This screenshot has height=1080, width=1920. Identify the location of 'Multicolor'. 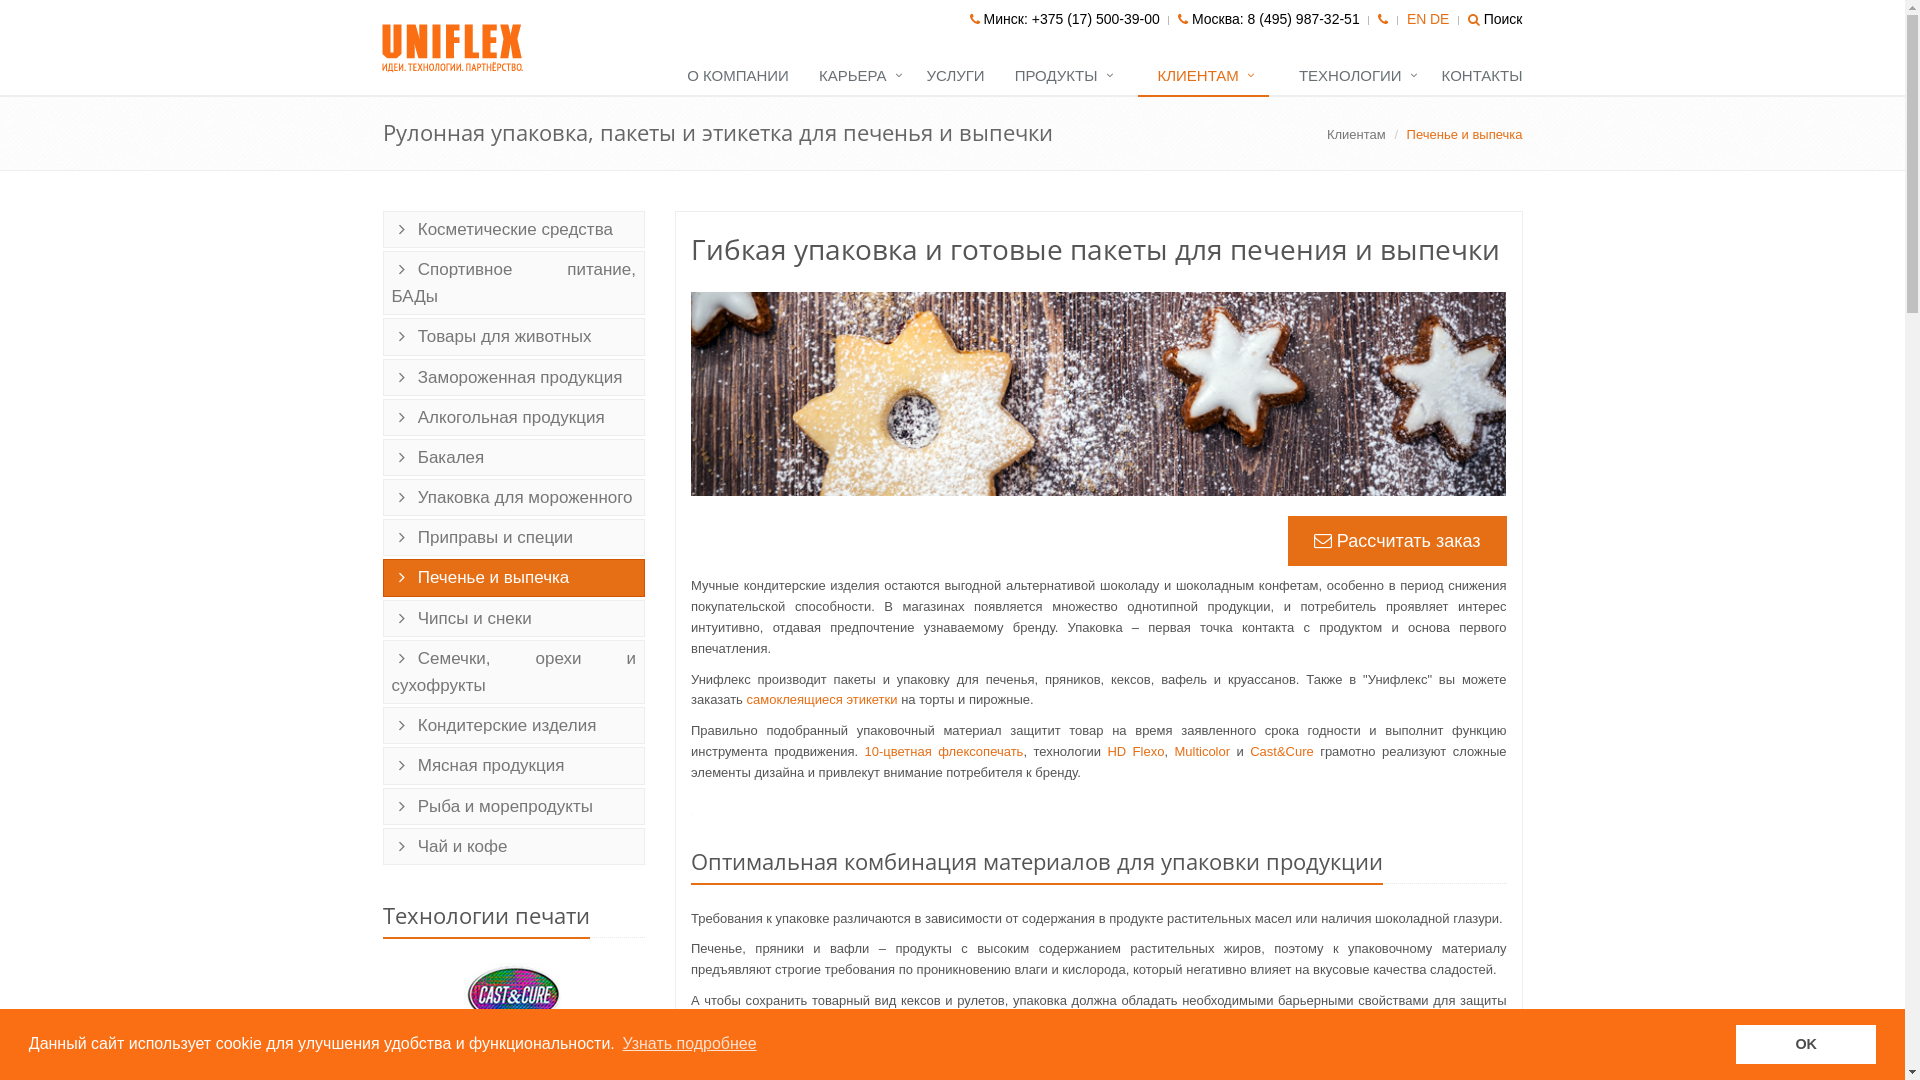
(1174, 751).